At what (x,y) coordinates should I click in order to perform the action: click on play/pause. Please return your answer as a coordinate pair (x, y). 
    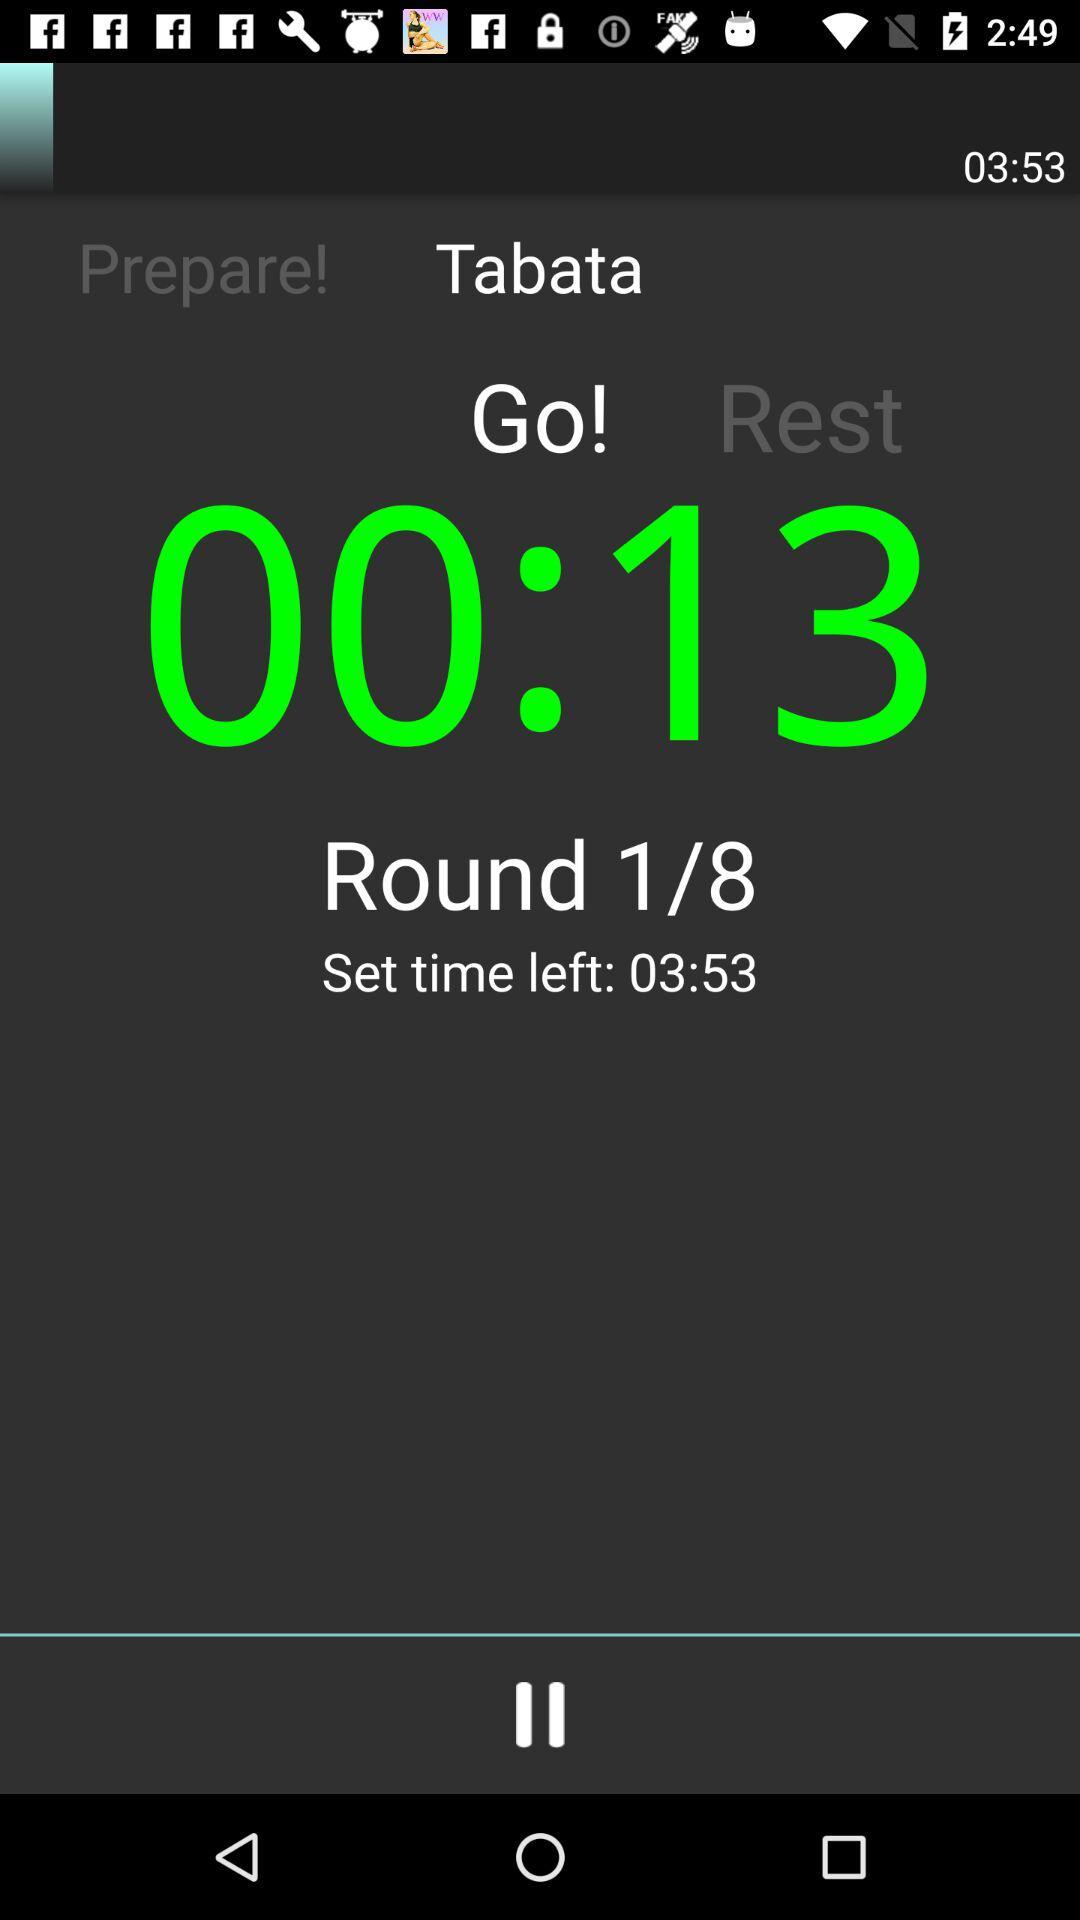
    Looking at the image, I should click on (540, 1714).